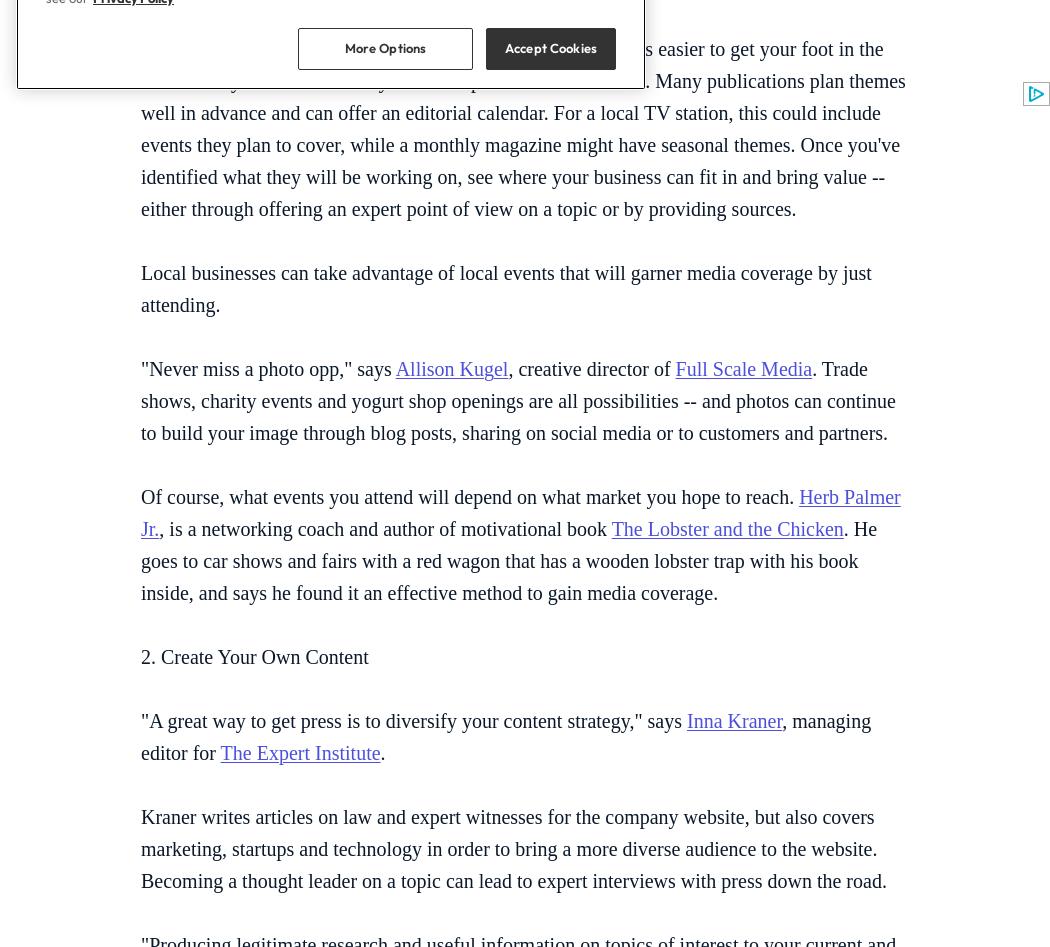 The image size is (1050, 947). Describe the element at coordinates (733, 719) in the screenshot. I see `'Inna Kraner'` at that location.